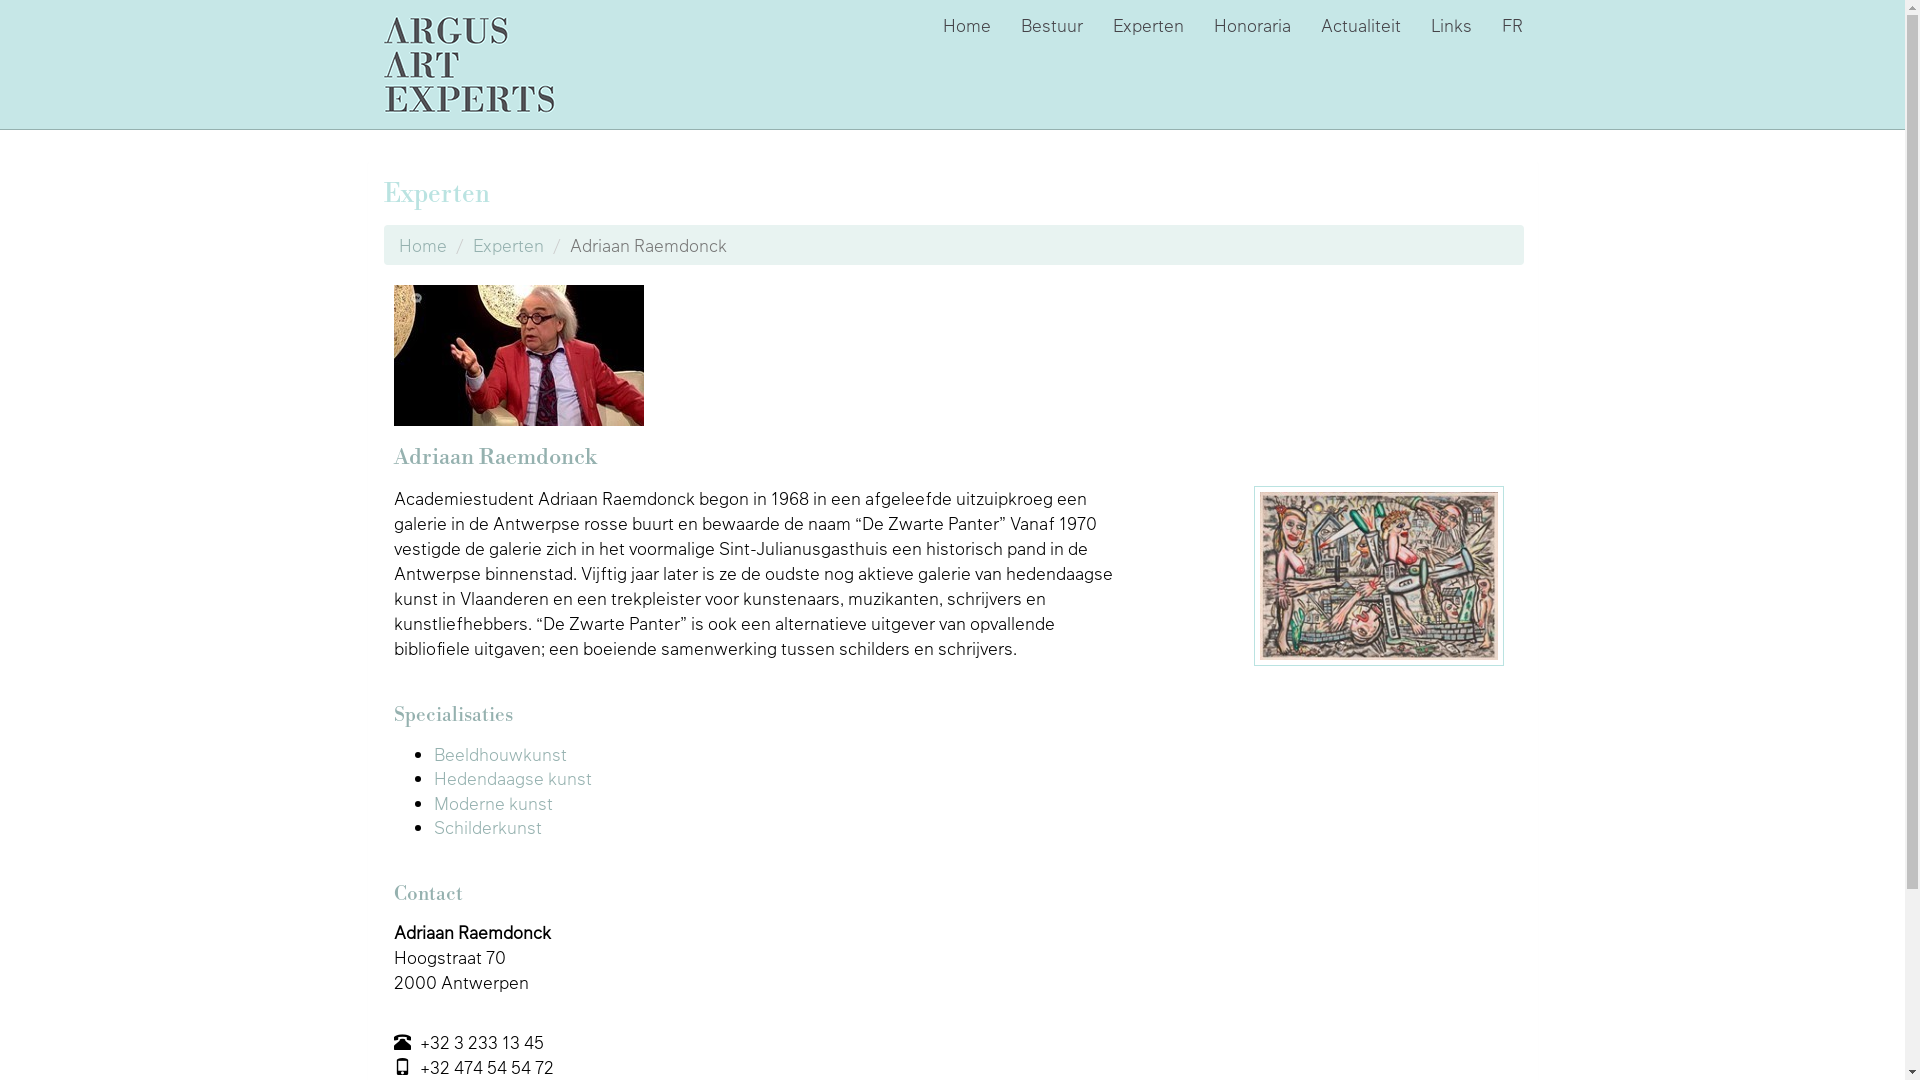 The width and height of the screenshot is (1920, 1080). I want to click on 'Hedendaagse kunst', so click(513, 777).